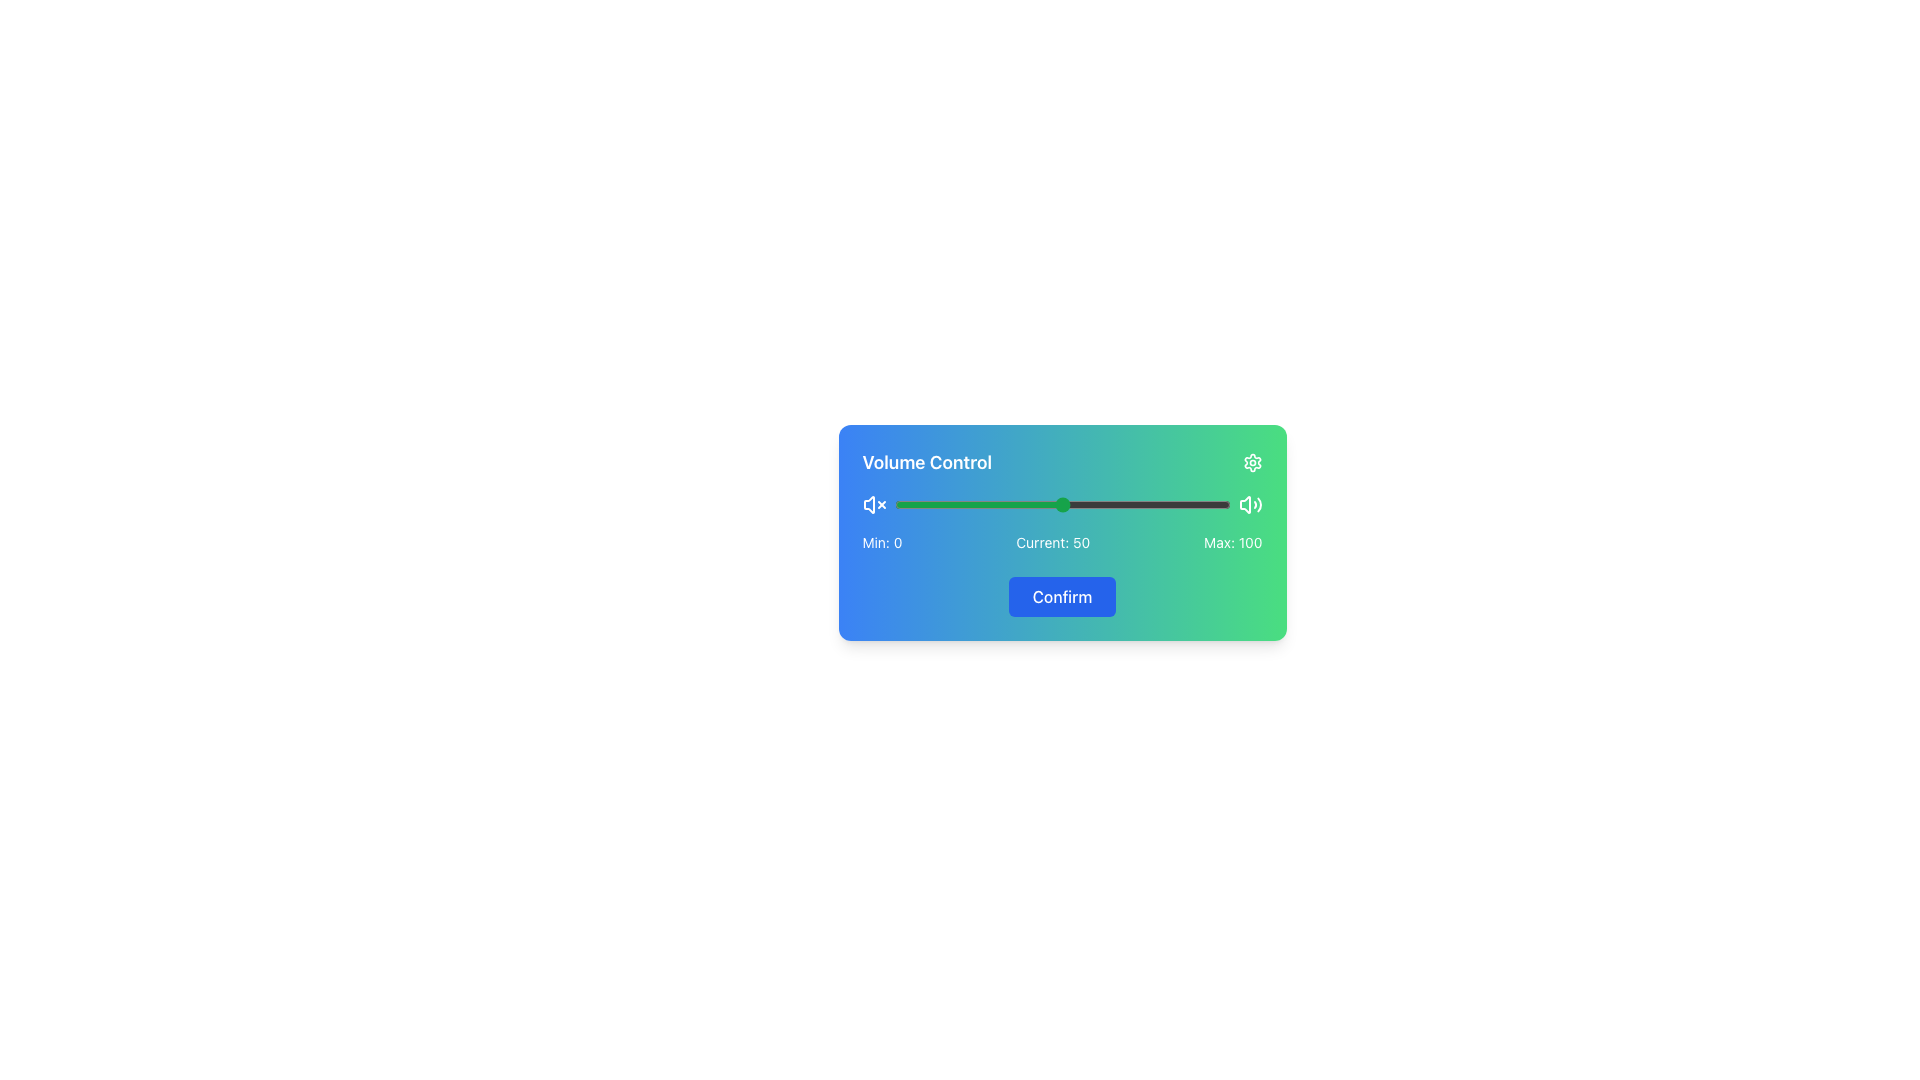  Describe the element at coordinates (1139, 504) in the screenshot. I see `the volume` at that location.